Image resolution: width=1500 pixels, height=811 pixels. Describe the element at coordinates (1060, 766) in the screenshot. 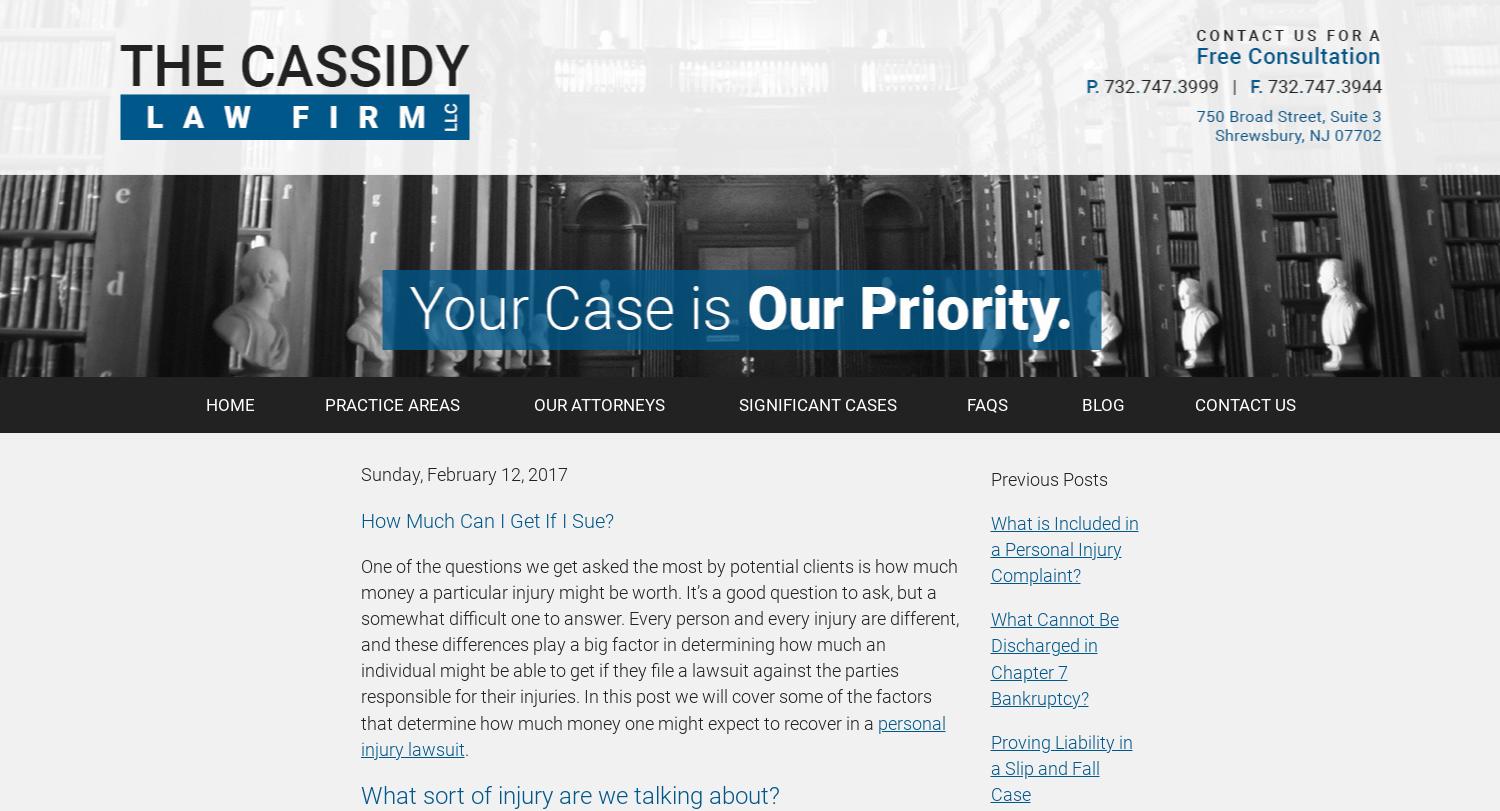

I see `'Proving Liability in a Slip and Fall Case'` at that location.